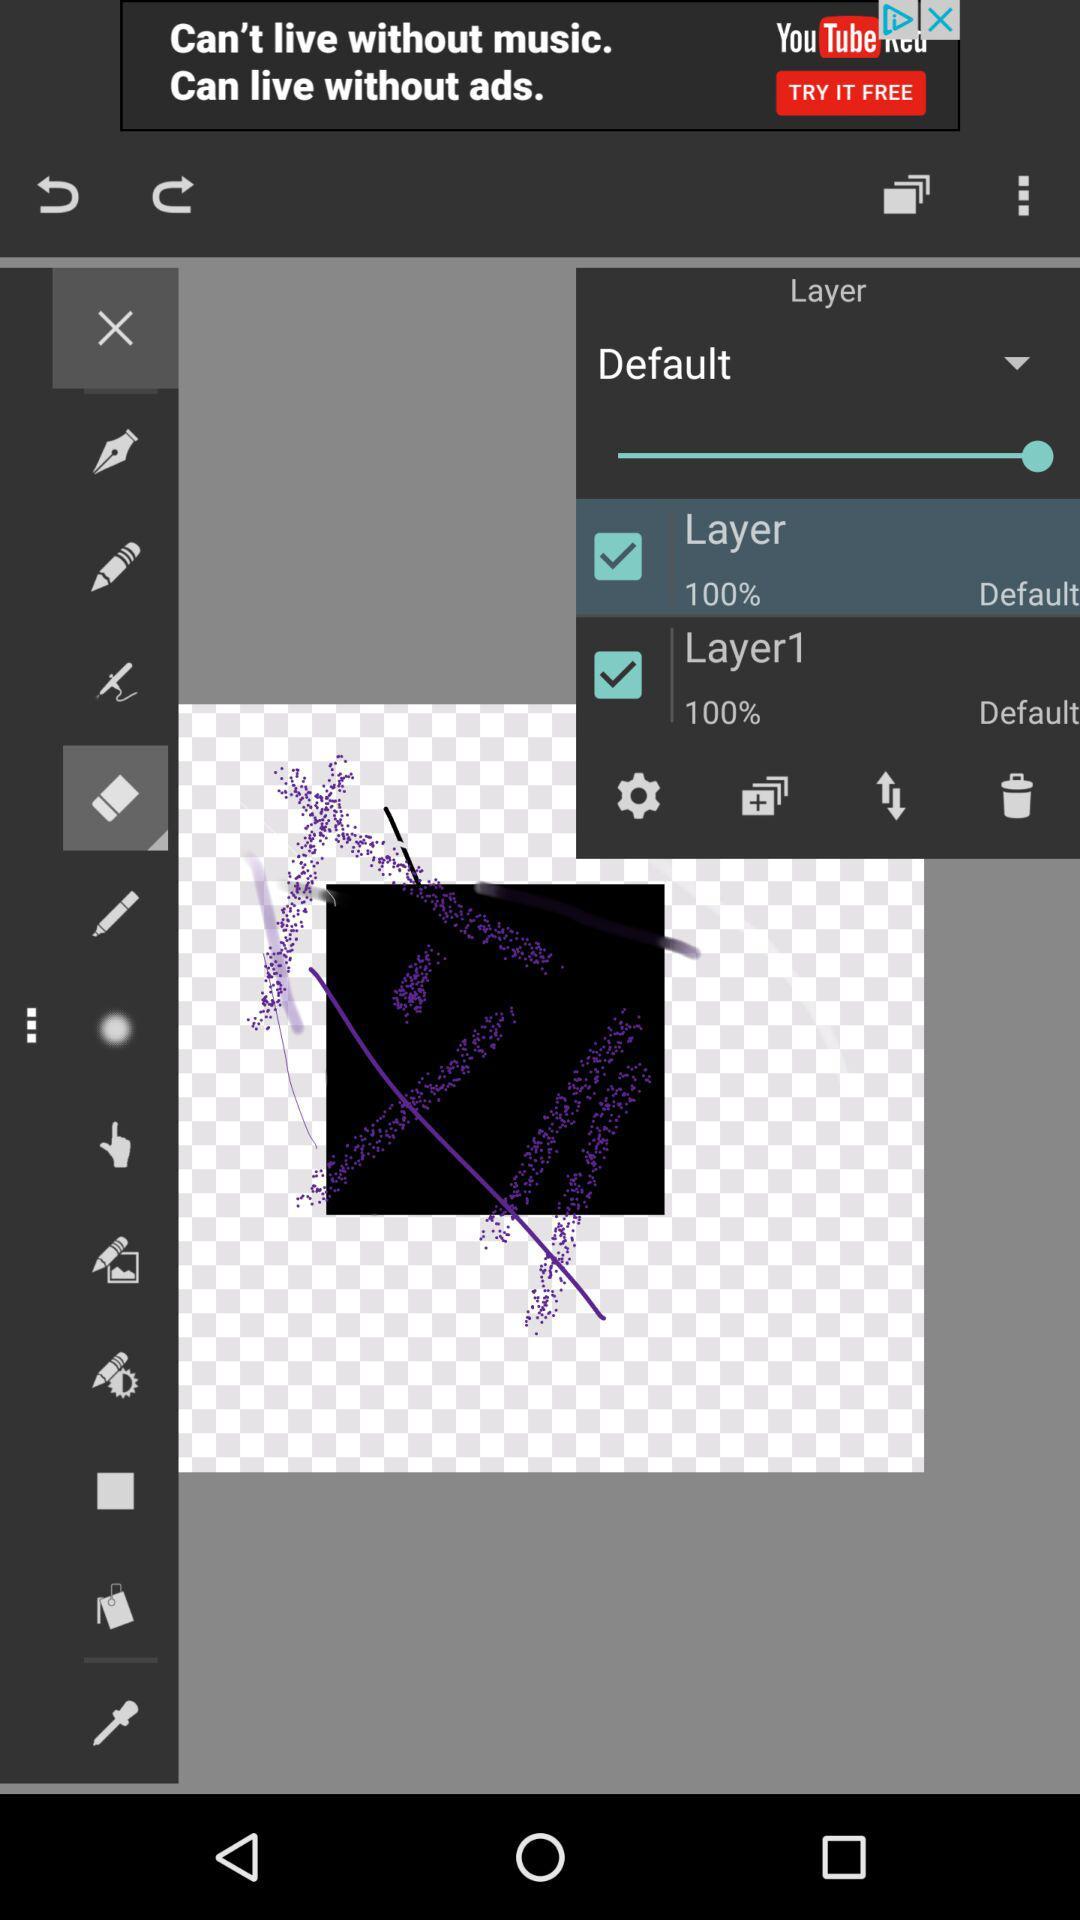  Describe the element at coordinates (115, 912) in the screenshot. I see `the edit icon` at that location.